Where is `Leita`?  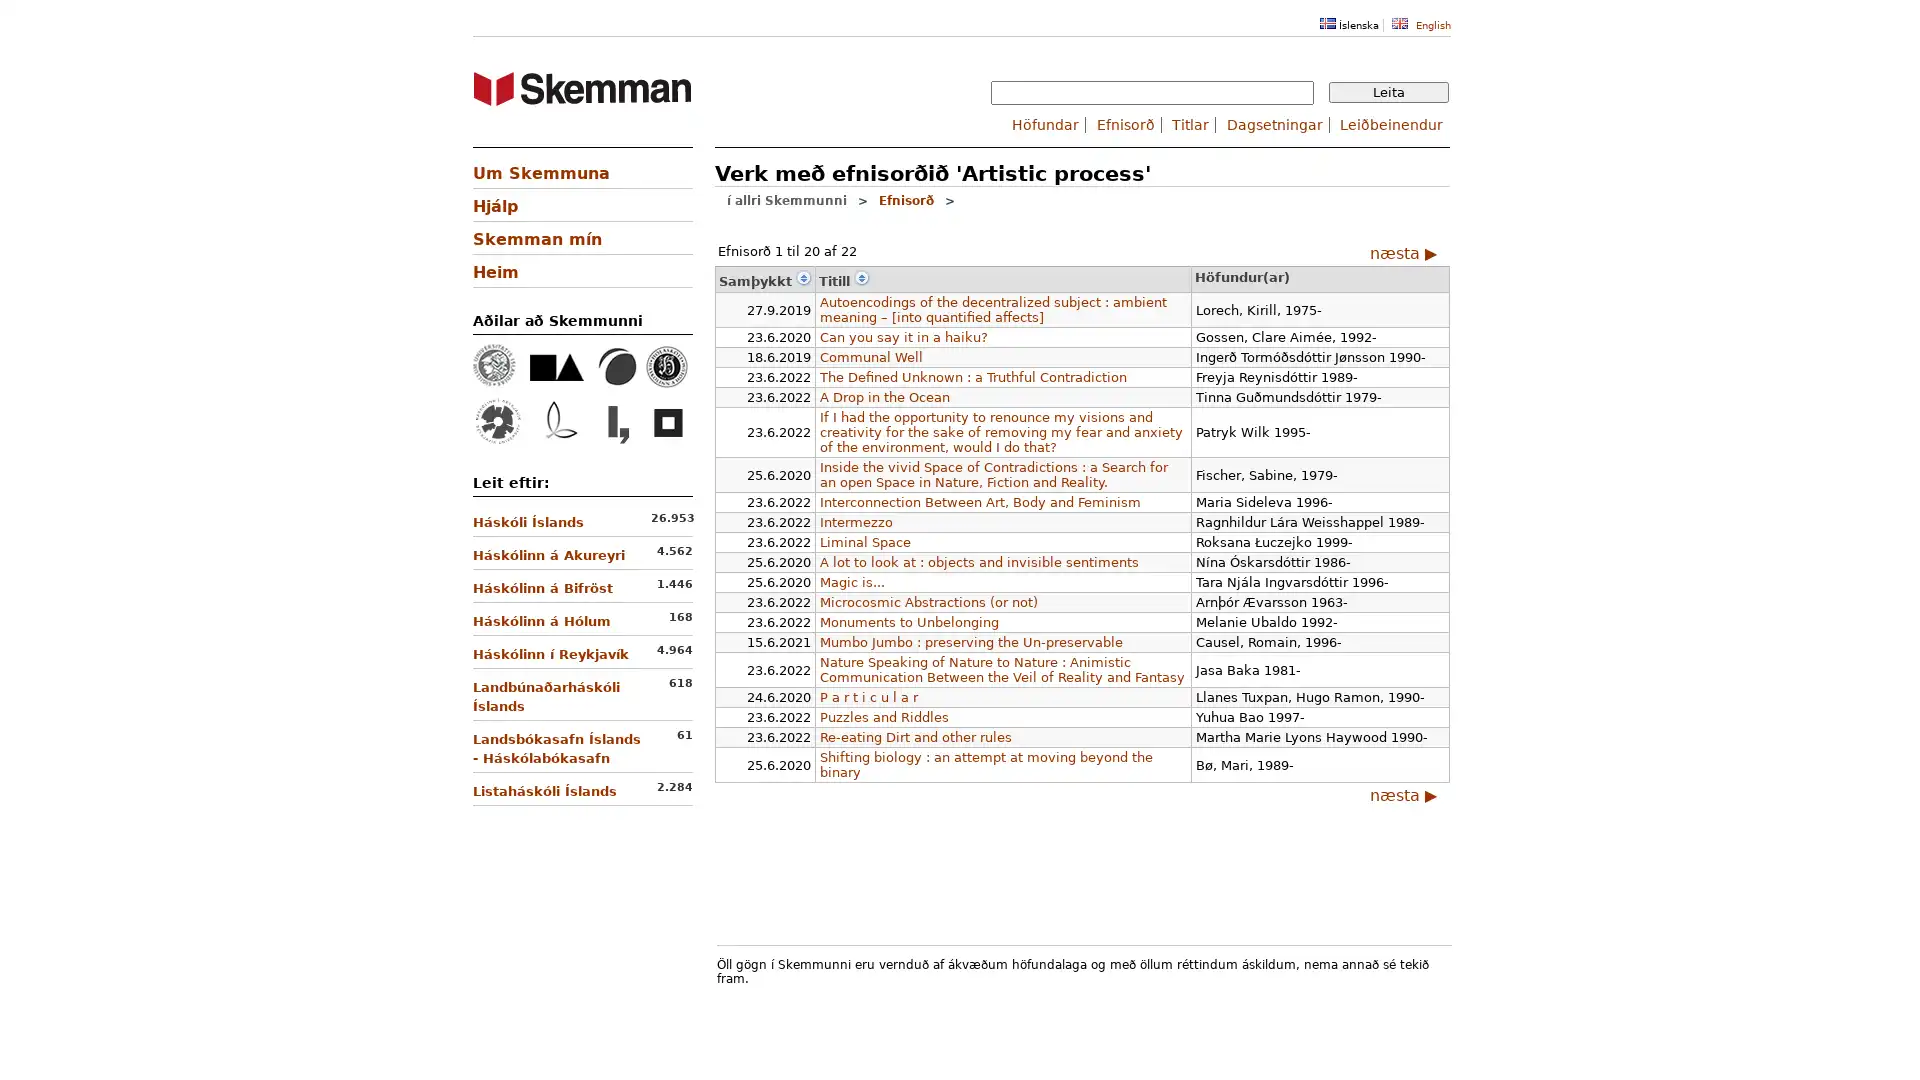 Leita is located at coordinates (1387, 92).